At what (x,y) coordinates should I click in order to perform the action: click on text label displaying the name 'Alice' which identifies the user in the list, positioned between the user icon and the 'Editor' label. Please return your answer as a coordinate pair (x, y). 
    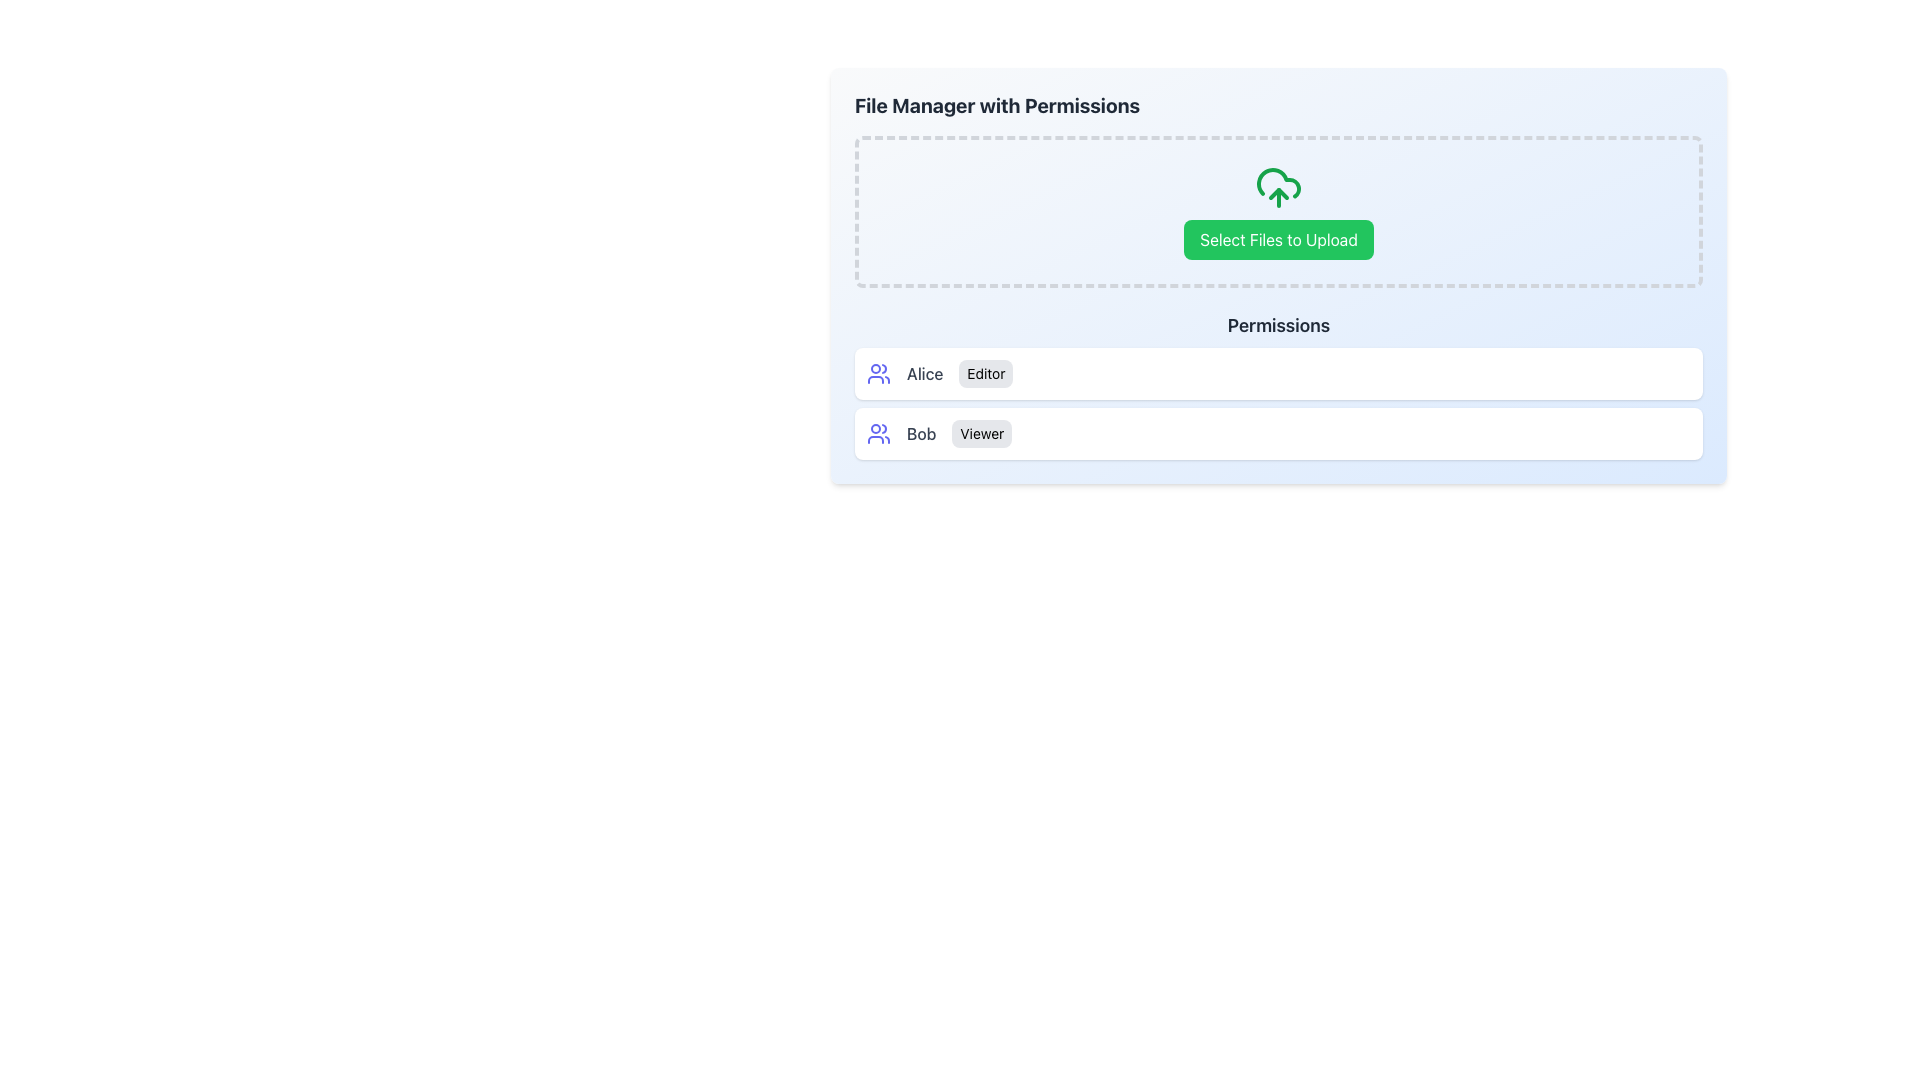
    Looking at the image, I should click on (924, 374).